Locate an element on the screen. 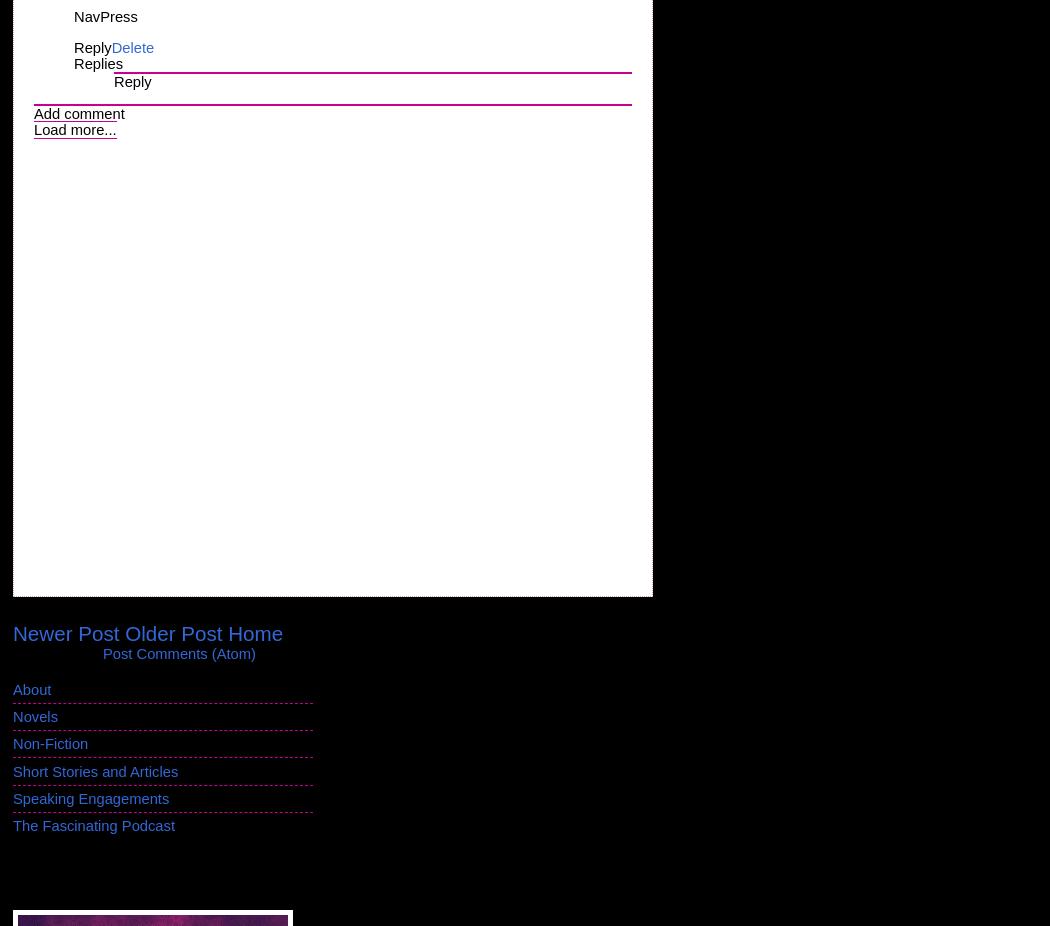 Image resolution: width=1050 pixels, height=926 pixels. 'Replies' is located at coordinates (98, 61).